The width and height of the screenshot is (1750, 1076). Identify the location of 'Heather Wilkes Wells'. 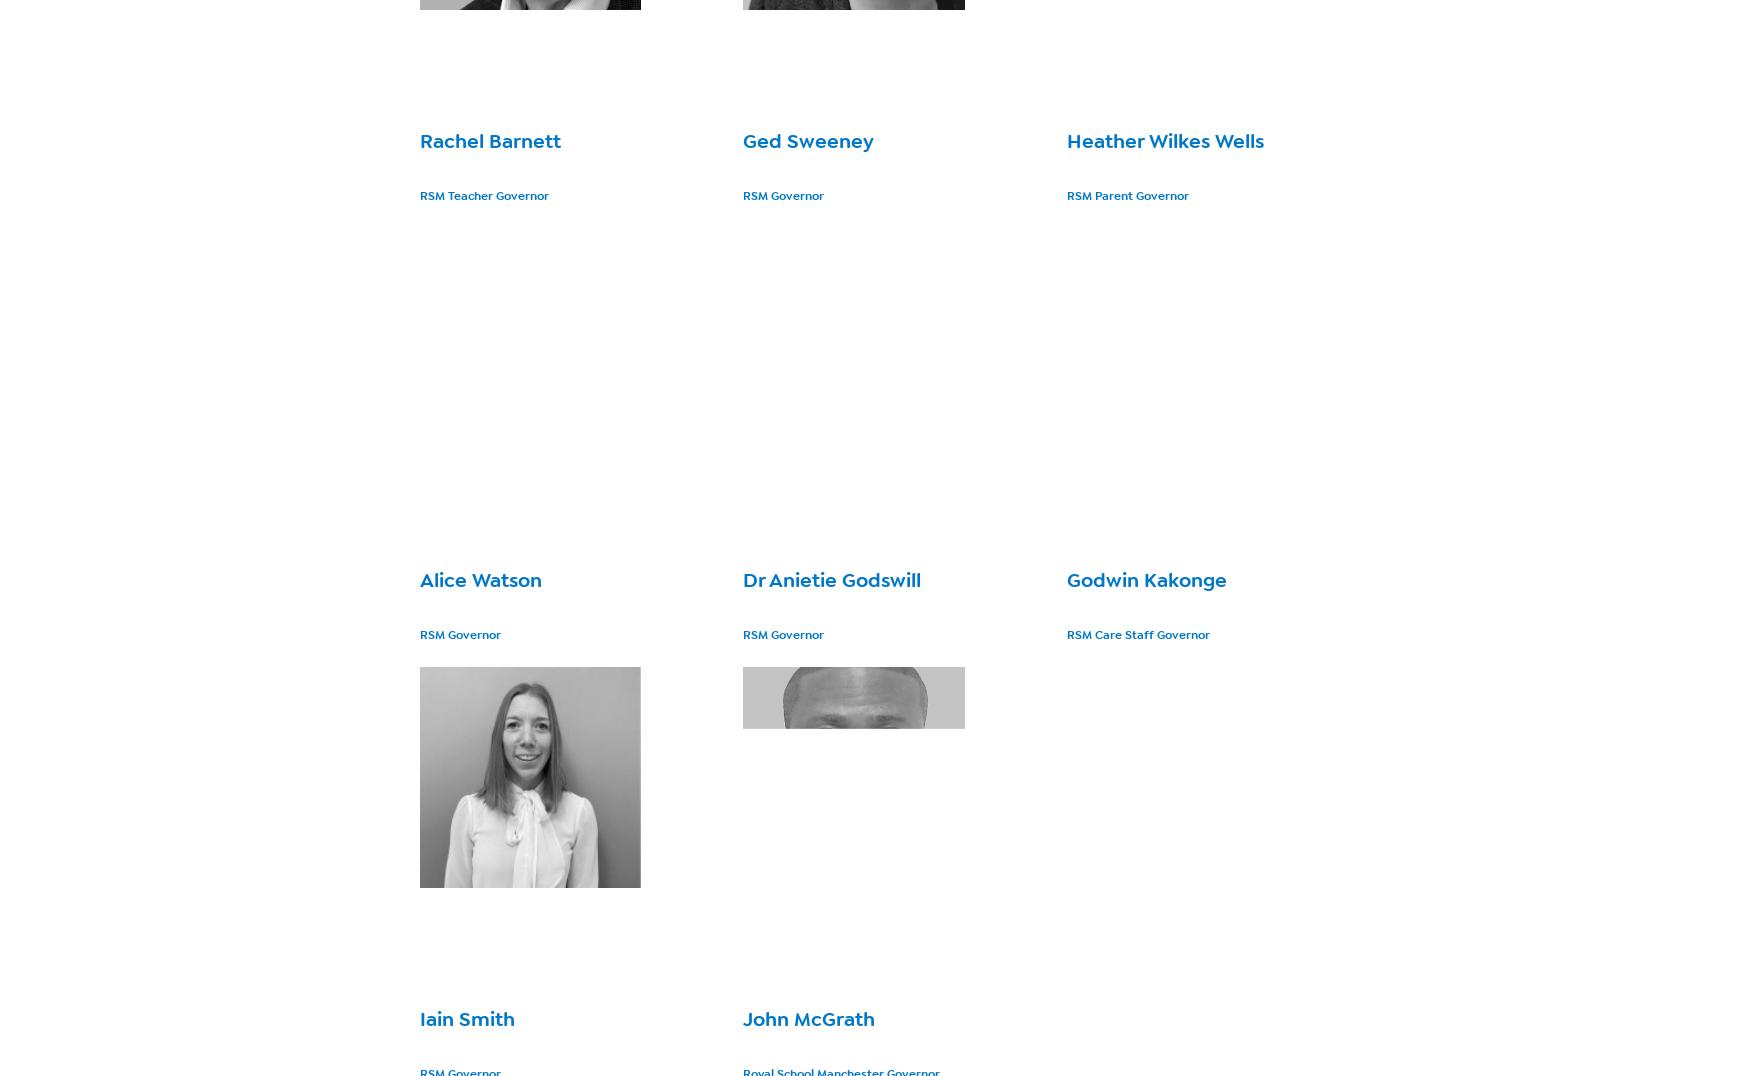
(1163, 141).